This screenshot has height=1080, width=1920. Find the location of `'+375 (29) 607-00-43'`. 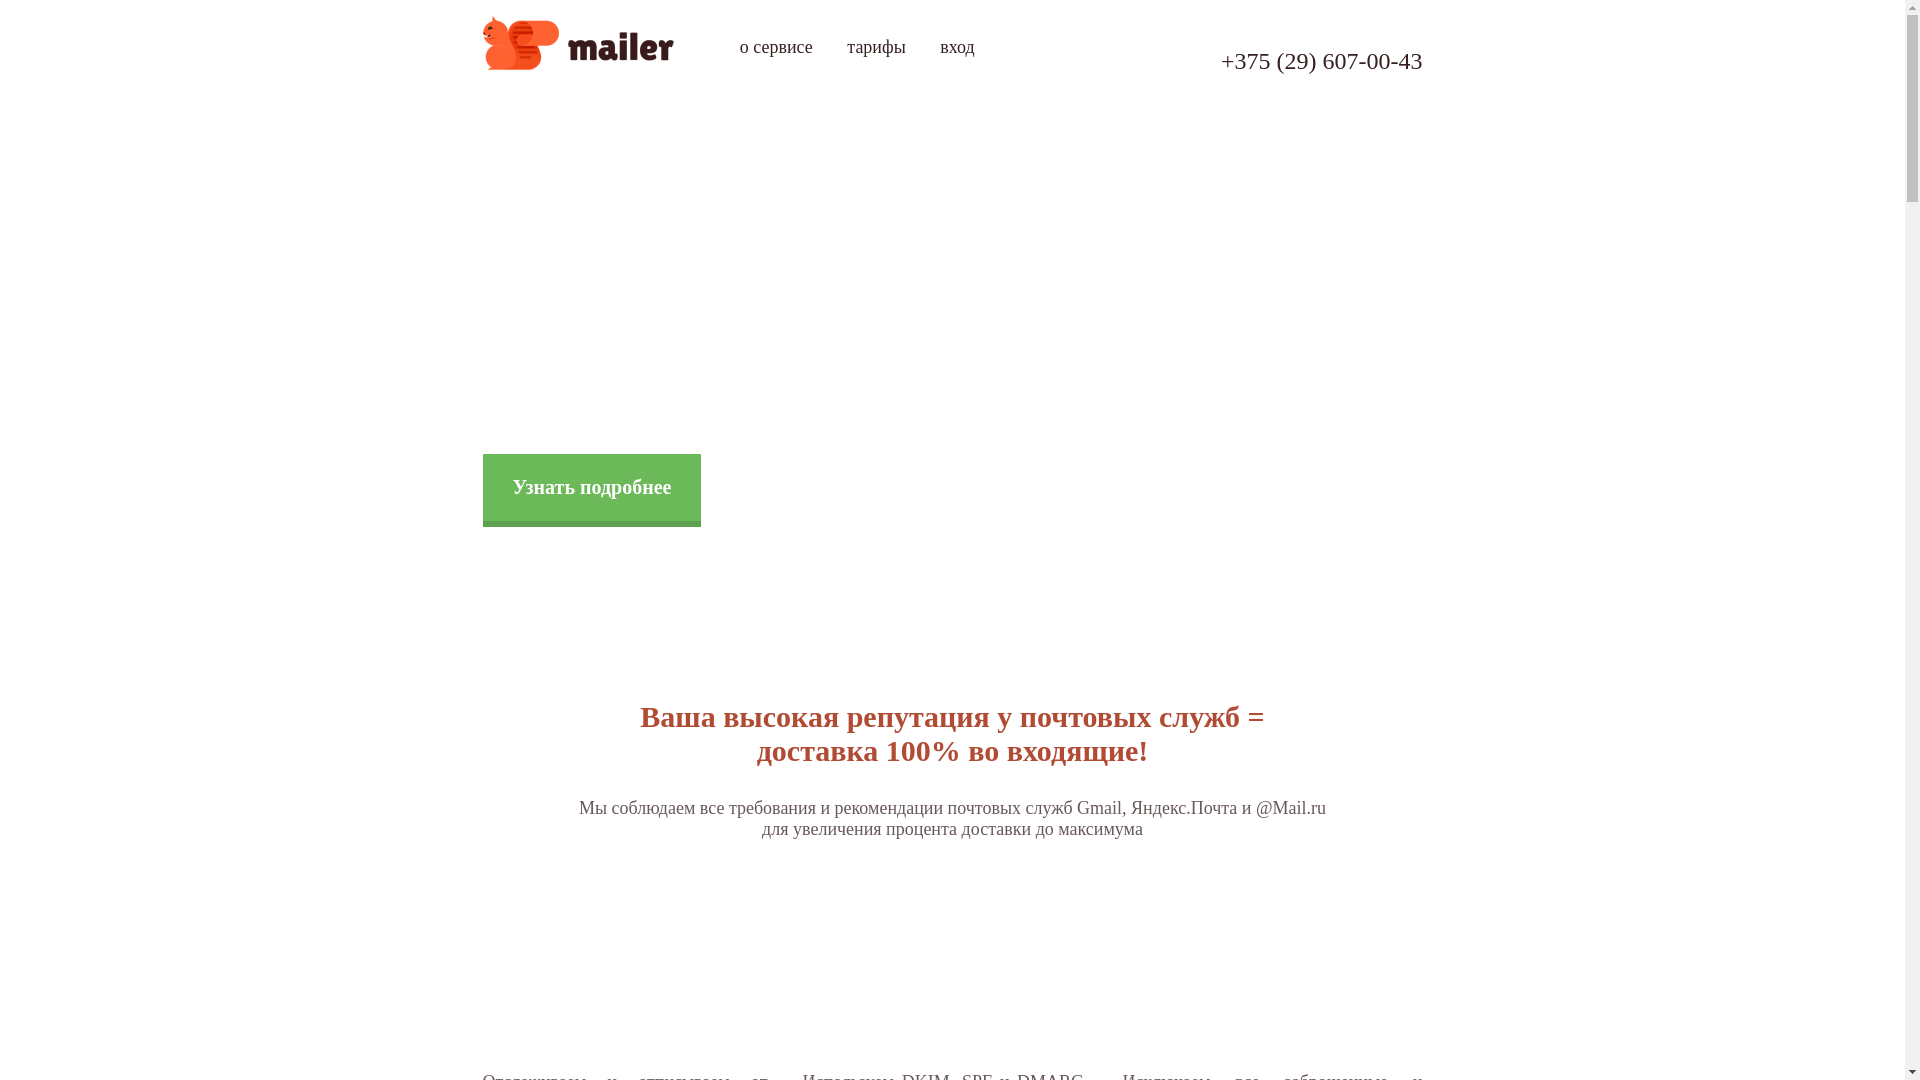

'+375 (29) 607-00-43' is located at coordinates (1219, 60).